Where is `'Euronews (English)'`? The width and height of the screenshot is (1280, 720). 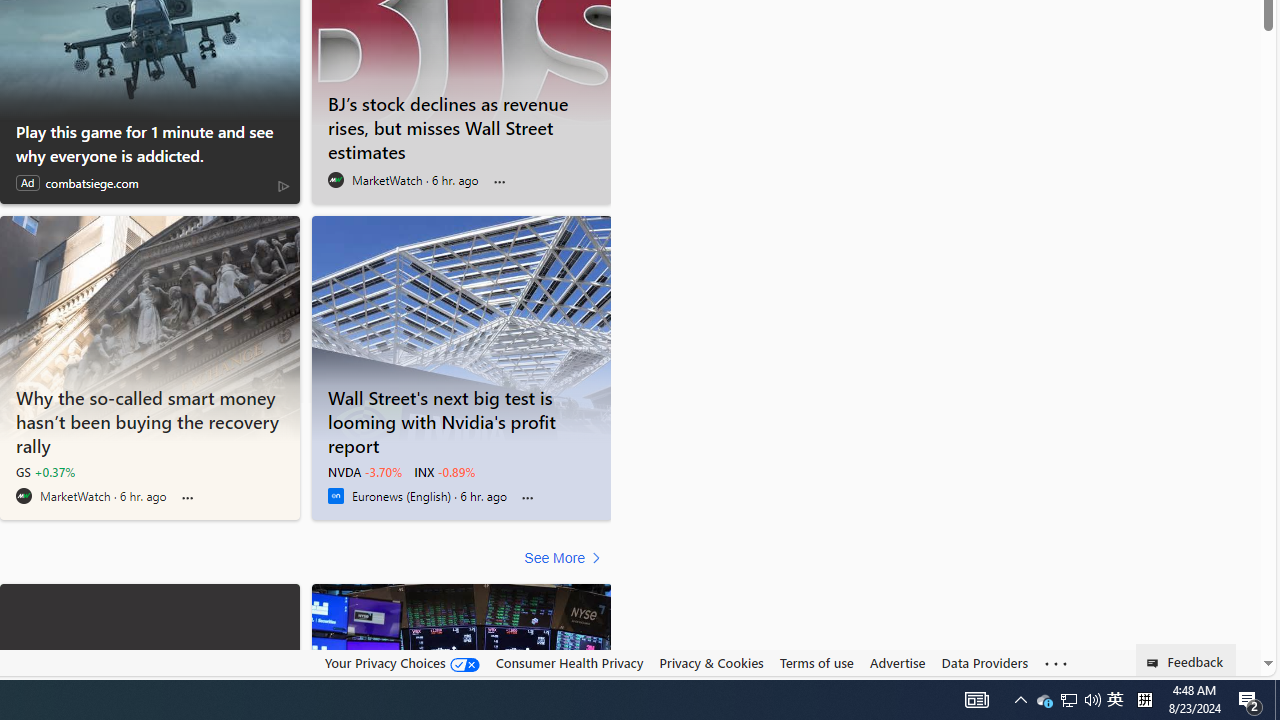 'Euronews (English)' is located at coordinates (335, 495).